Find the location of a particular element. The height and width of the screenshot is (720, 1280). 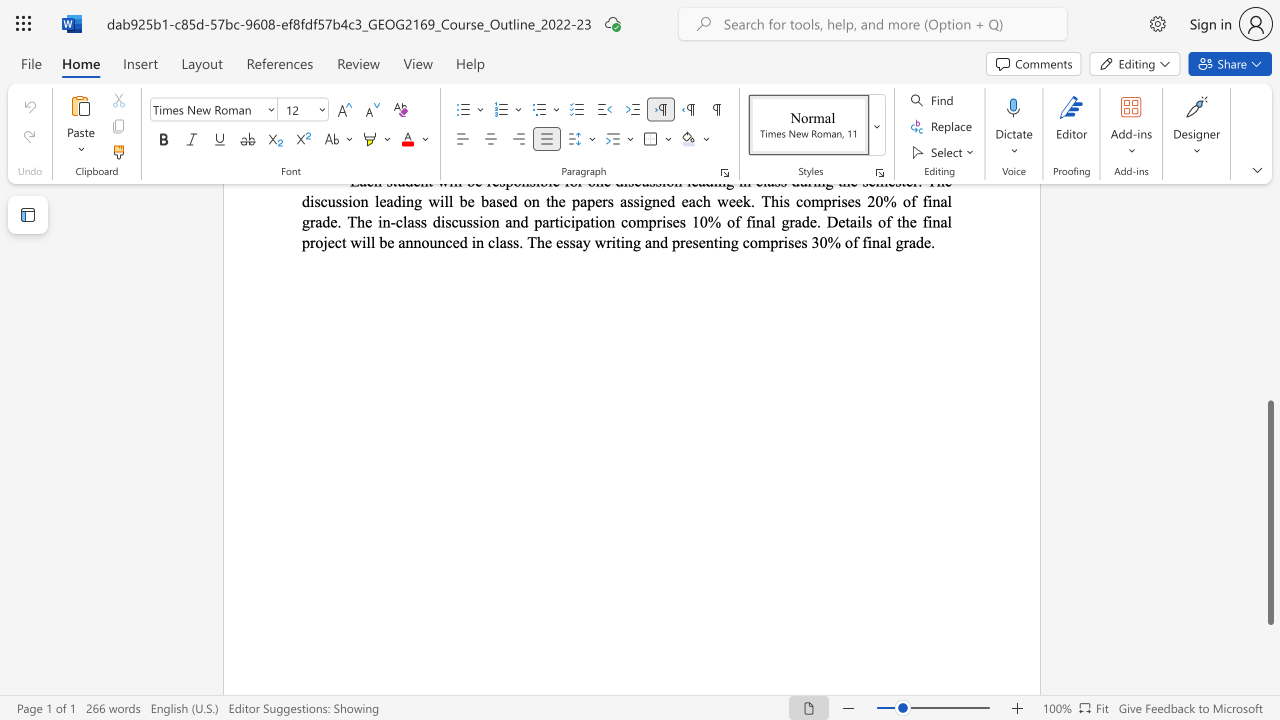

the scrollbar and move down 80 pixels is located at coordinates (1269, 511).